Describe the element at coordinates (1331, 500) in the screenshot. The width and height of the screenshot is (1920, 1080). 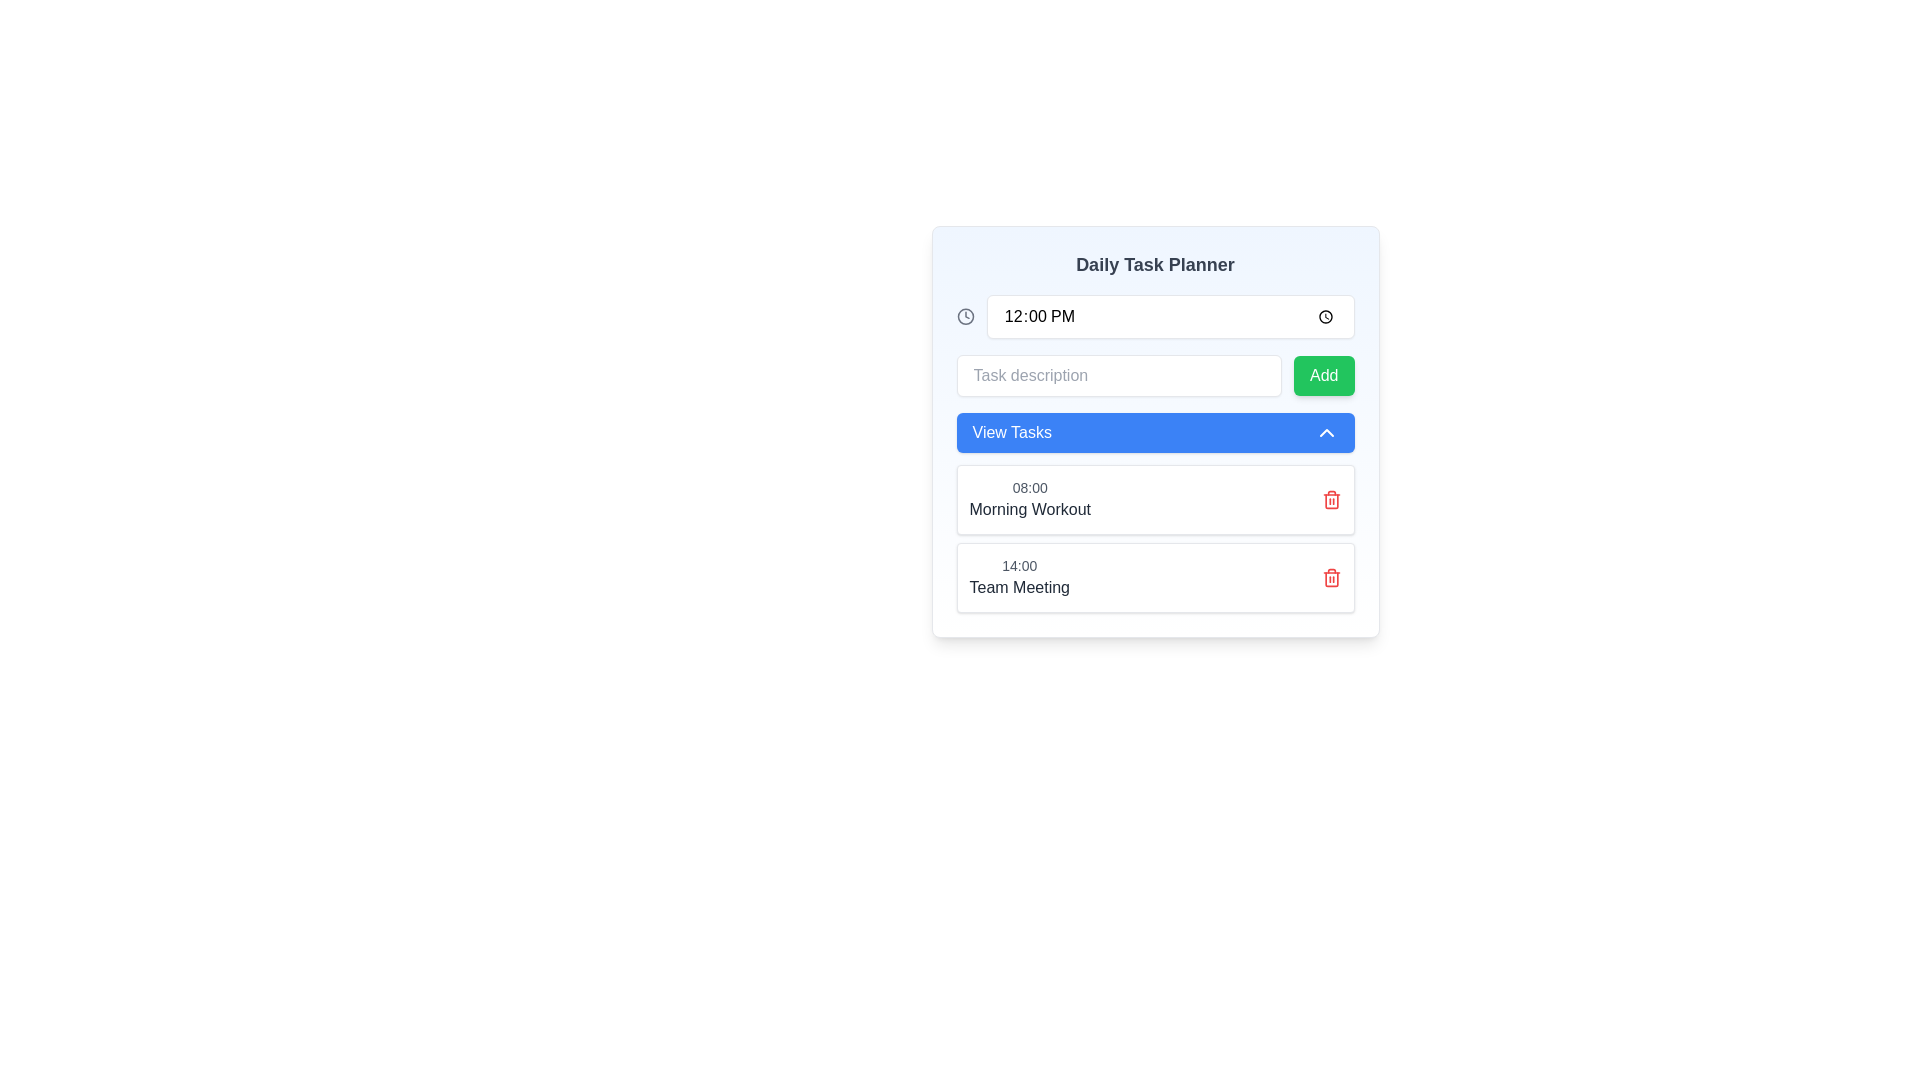
I see `the red rectangular part of the trash bin icon, which is the main body of the bin located near the right end of the 'Morning Workout' task in the task list` at that location.